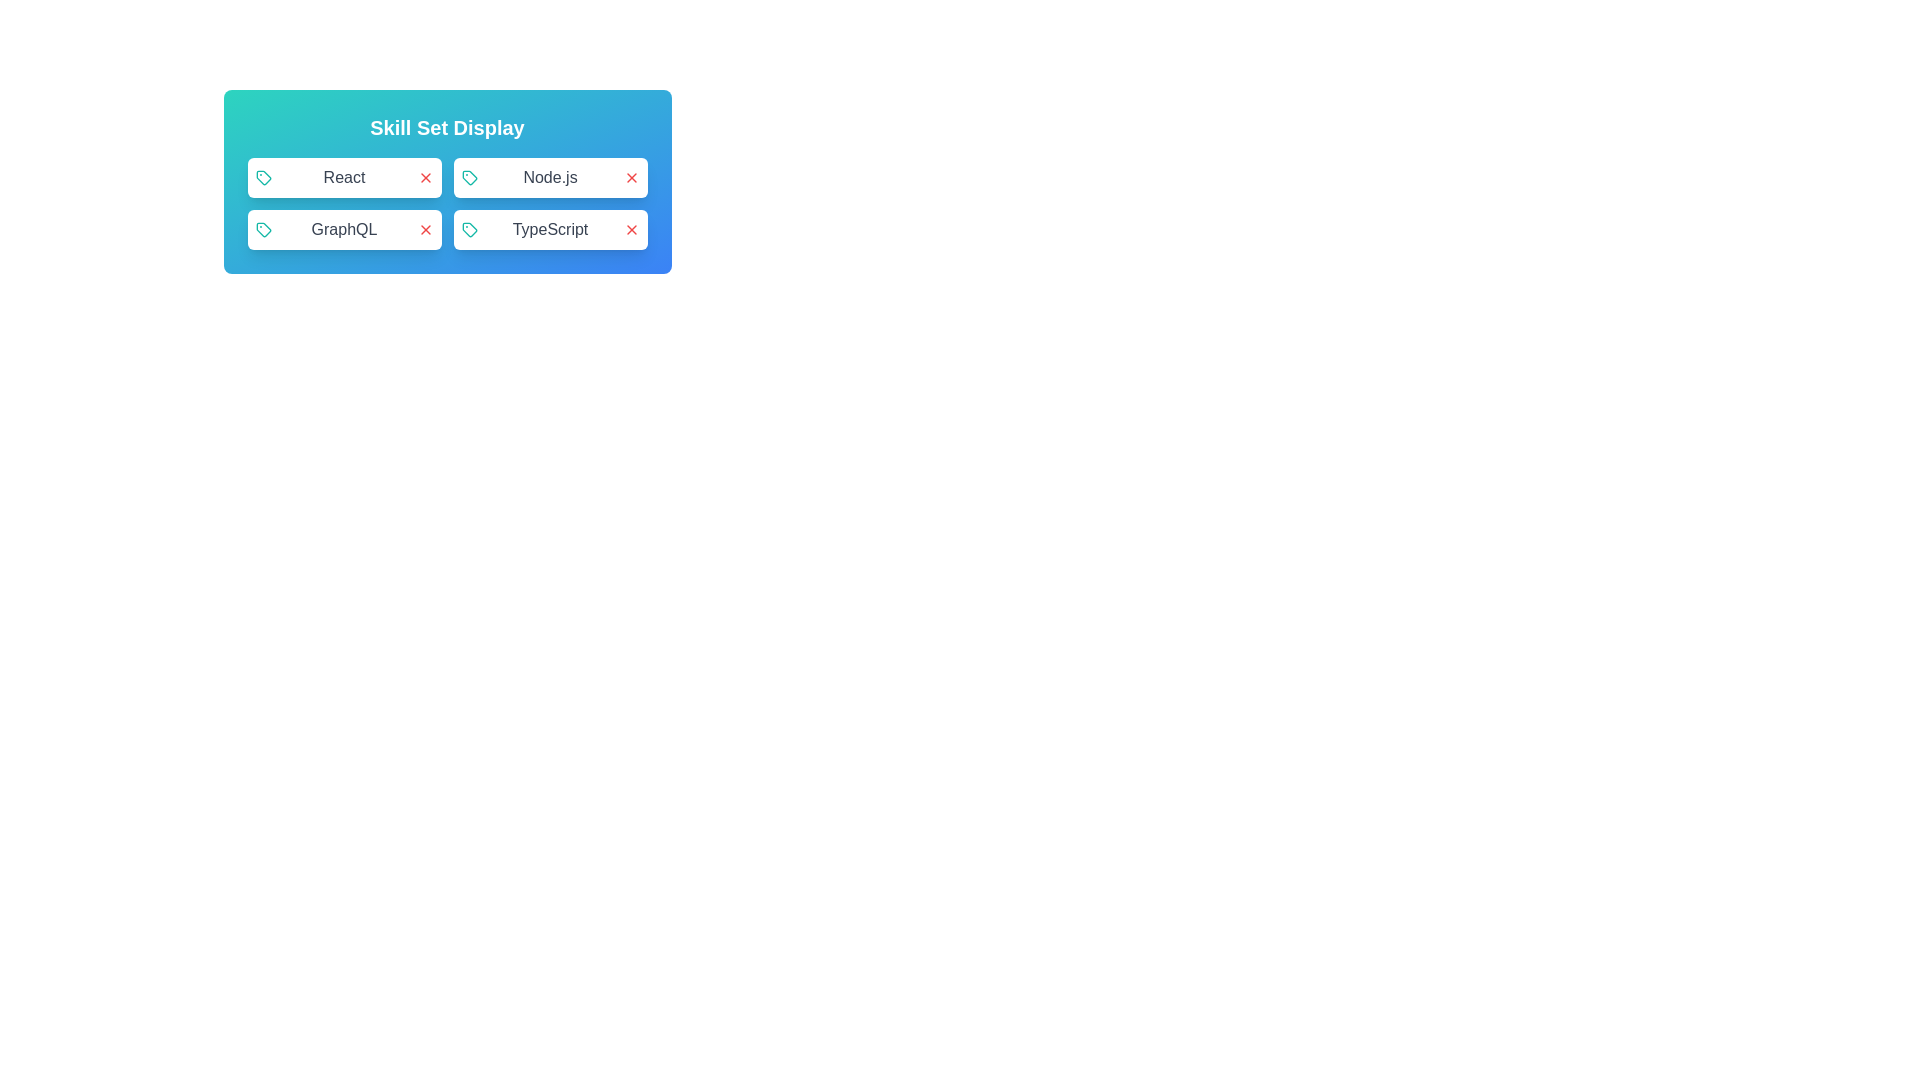 The height and width of the screenshot is (1080, 1920). What do you see at coordinates (630, 176) in the screenshot?
I see `close button next to the skill Node.js to remove it` at bounding box center [630, 176].